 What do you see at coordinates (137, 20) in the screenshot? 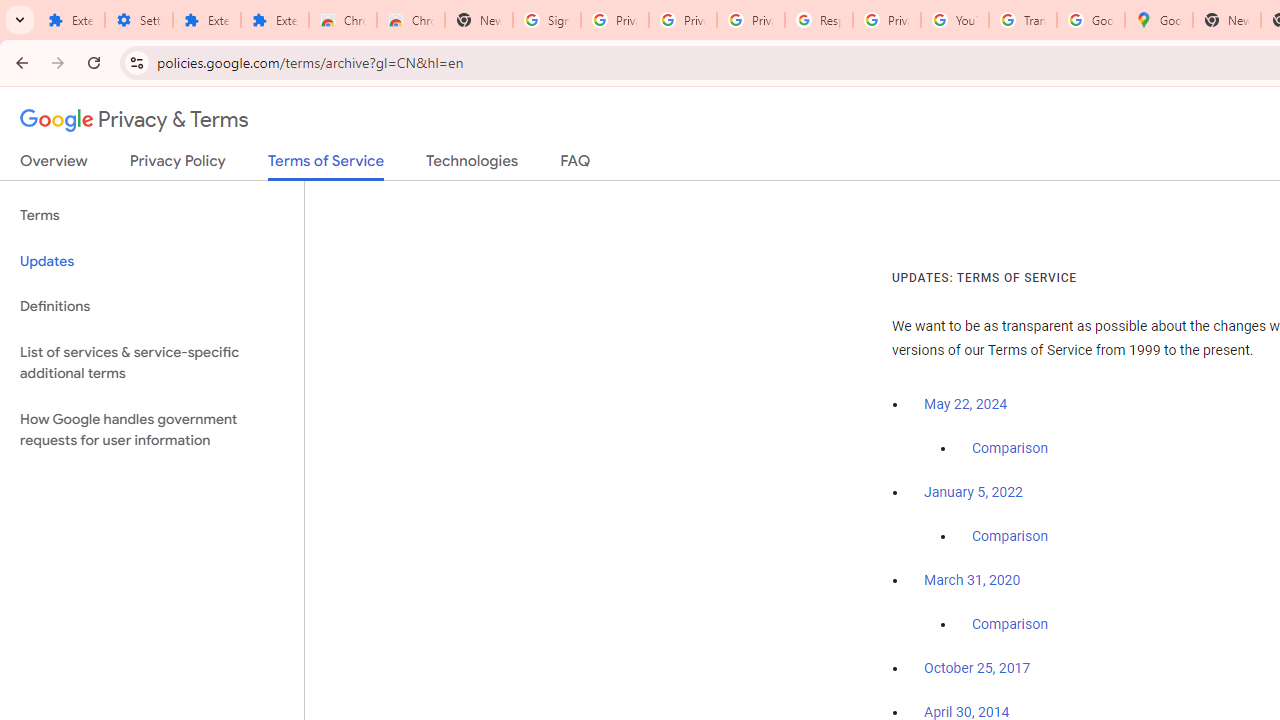
I see `'Settings'` at bounding box center [137, 20].